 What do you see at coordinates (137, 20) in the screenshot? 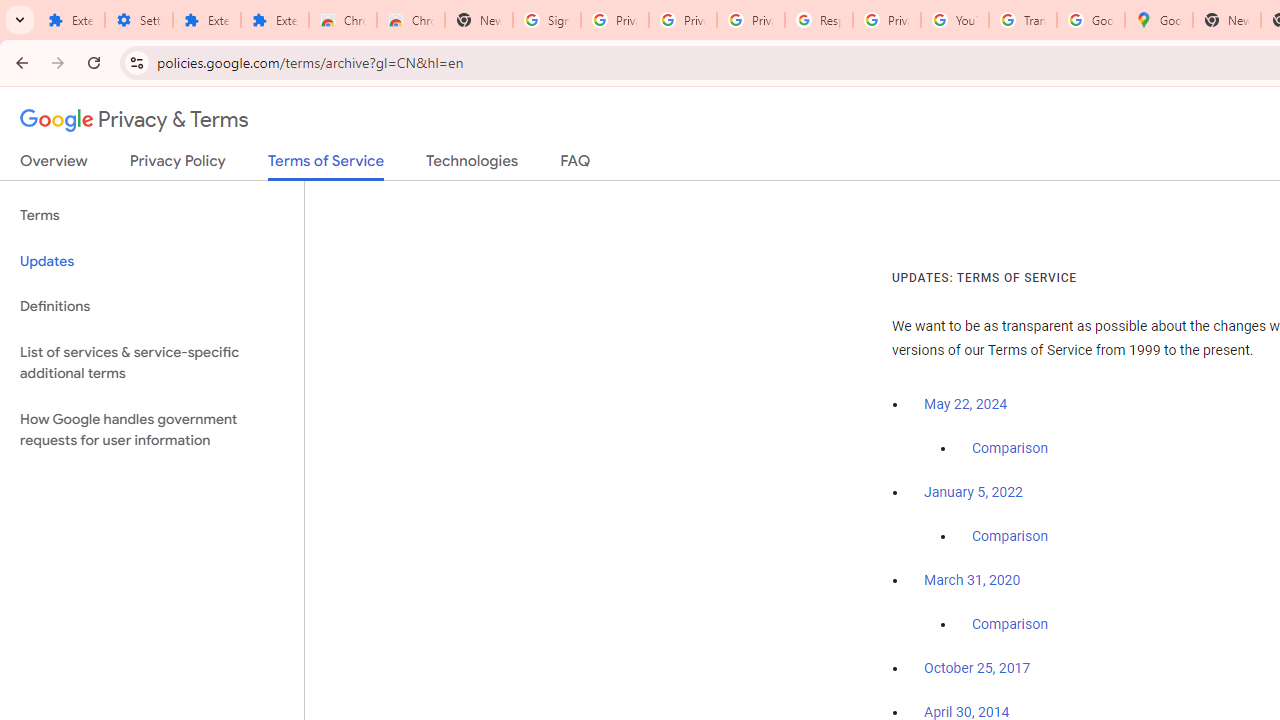
I see `'Settings'` at bounding box center [137, 20].